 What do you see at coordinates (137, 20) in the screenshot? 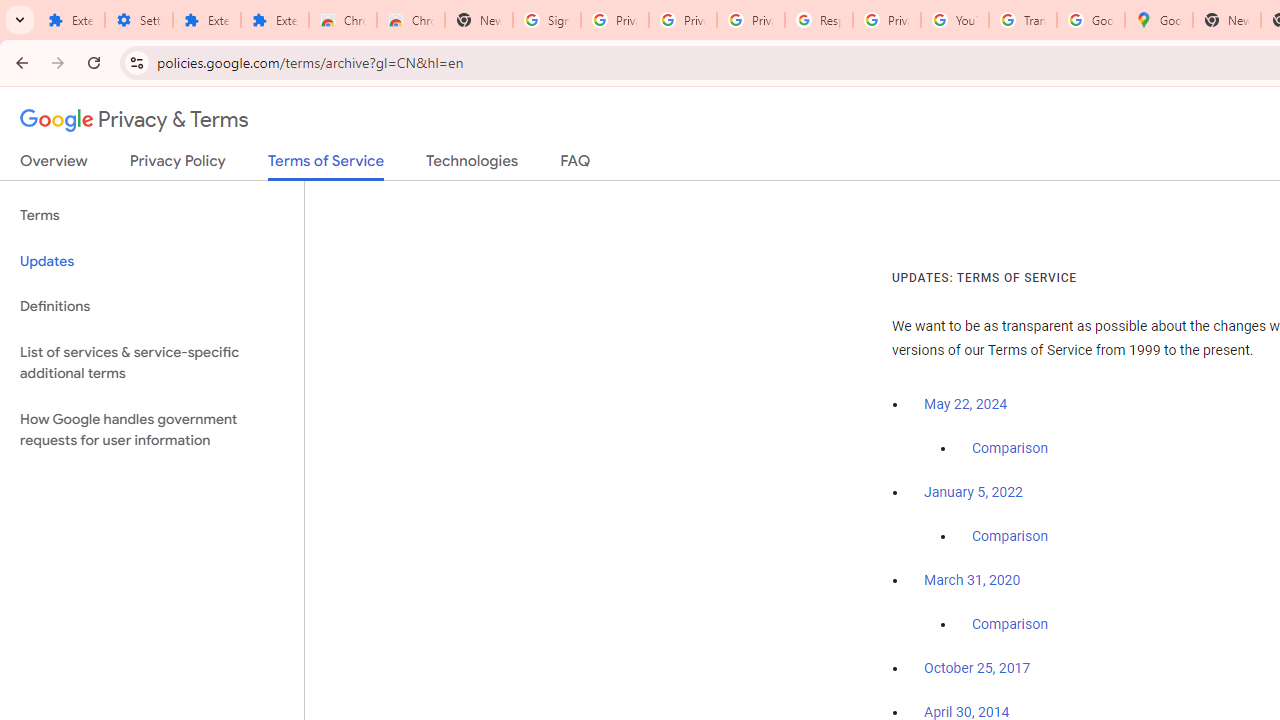
I see `'Settings'` at bounding box center [137, 20].